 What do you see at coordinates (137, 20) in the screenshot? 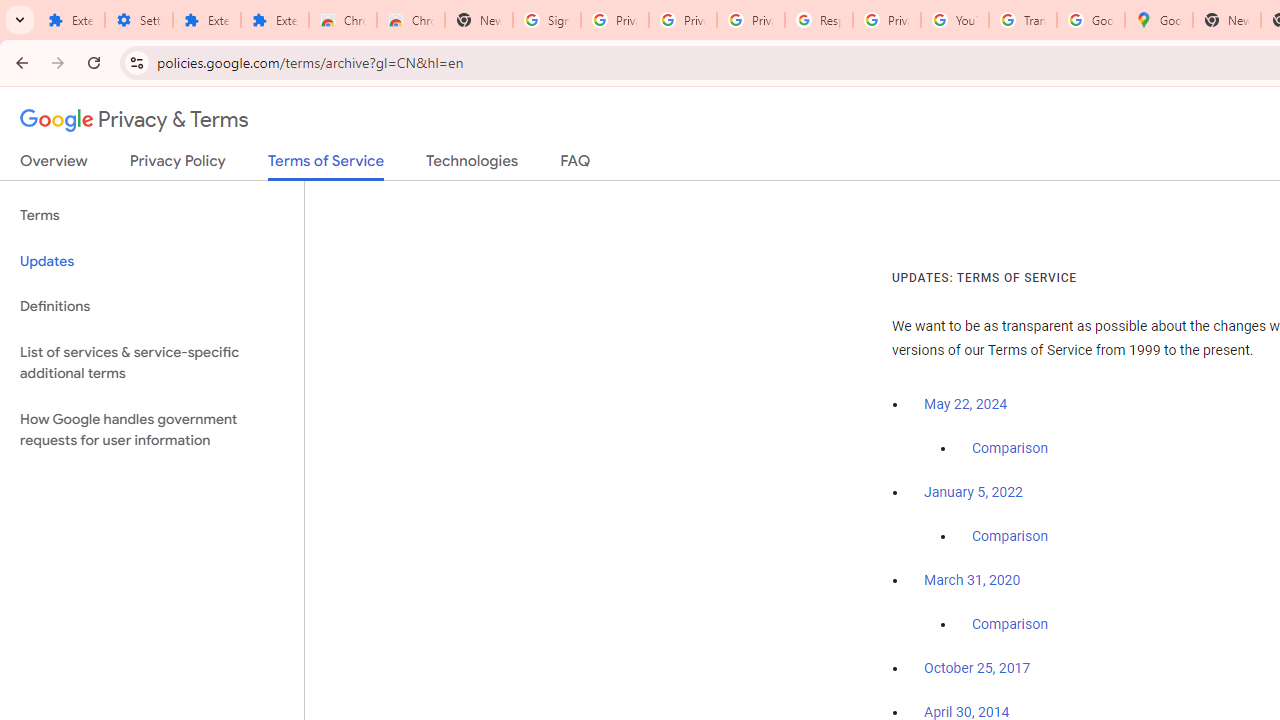
I see `'Settings'` at bounding box center [137, 20].